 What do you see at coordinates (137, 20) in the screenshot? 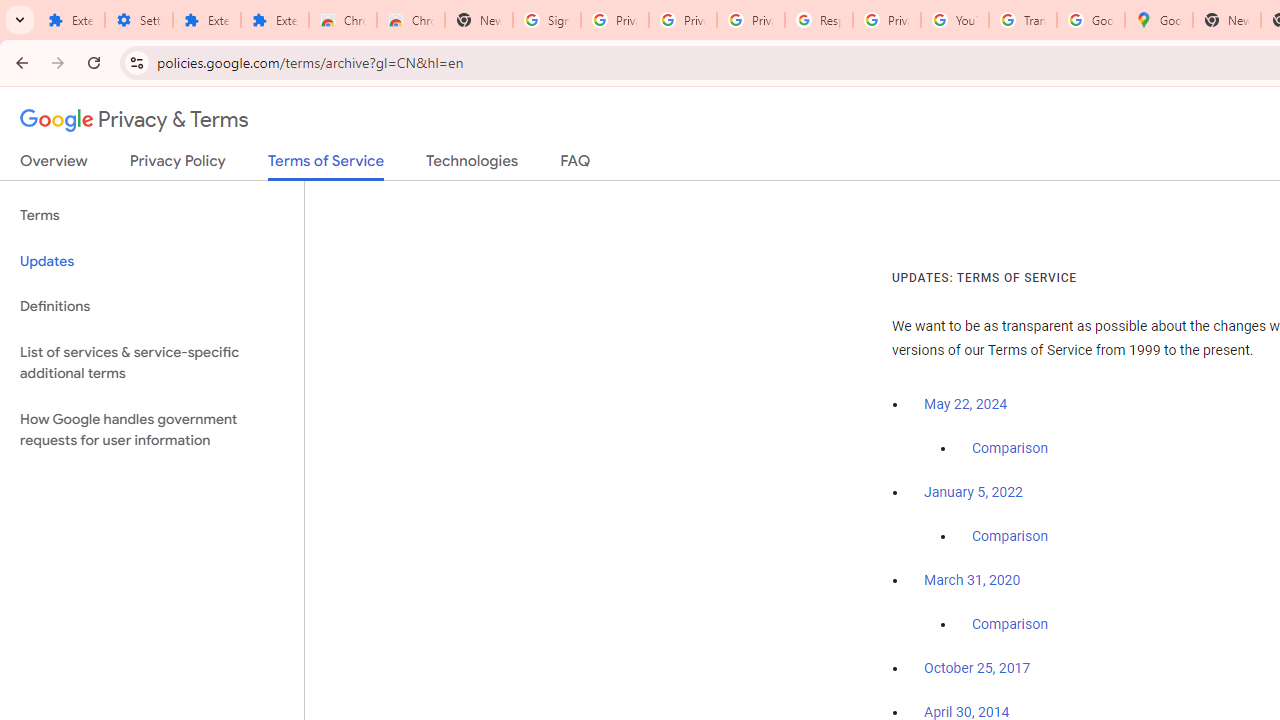
I see `'Settings'` at bounding box center [137, 20].